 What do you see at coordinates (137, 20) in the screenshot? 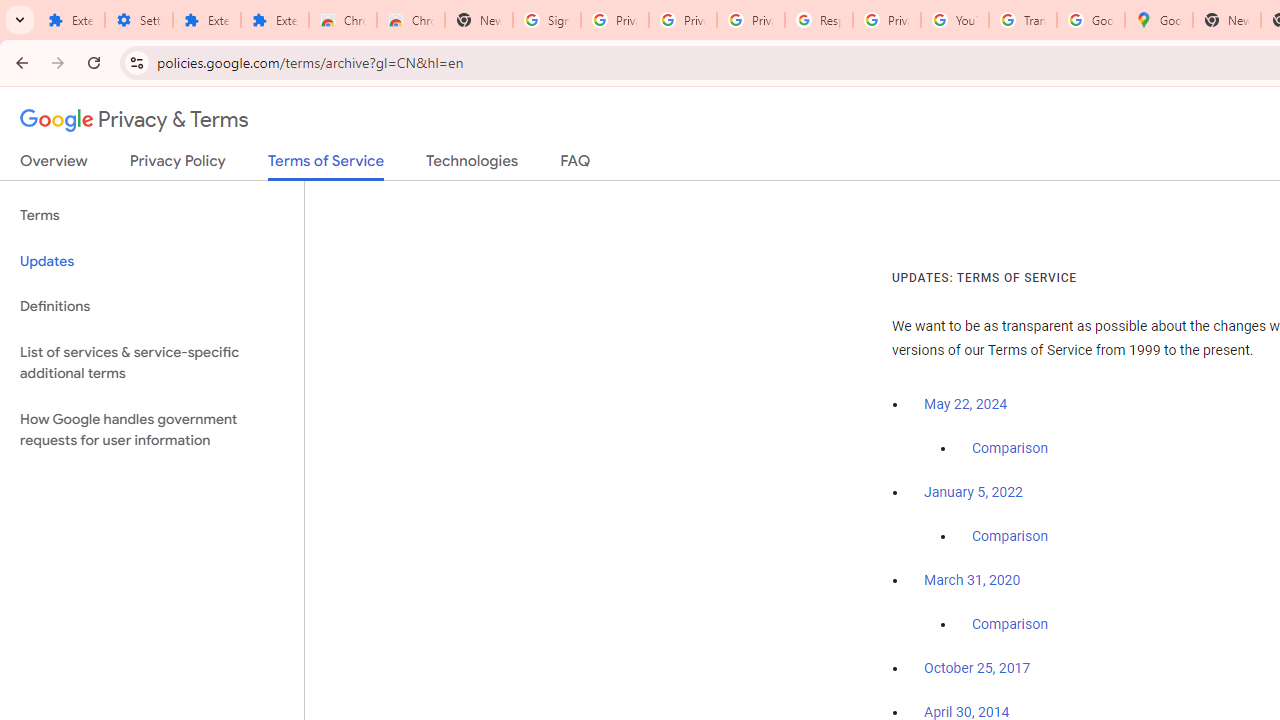
I see `'Settings'` at bounding box center [137, 20].